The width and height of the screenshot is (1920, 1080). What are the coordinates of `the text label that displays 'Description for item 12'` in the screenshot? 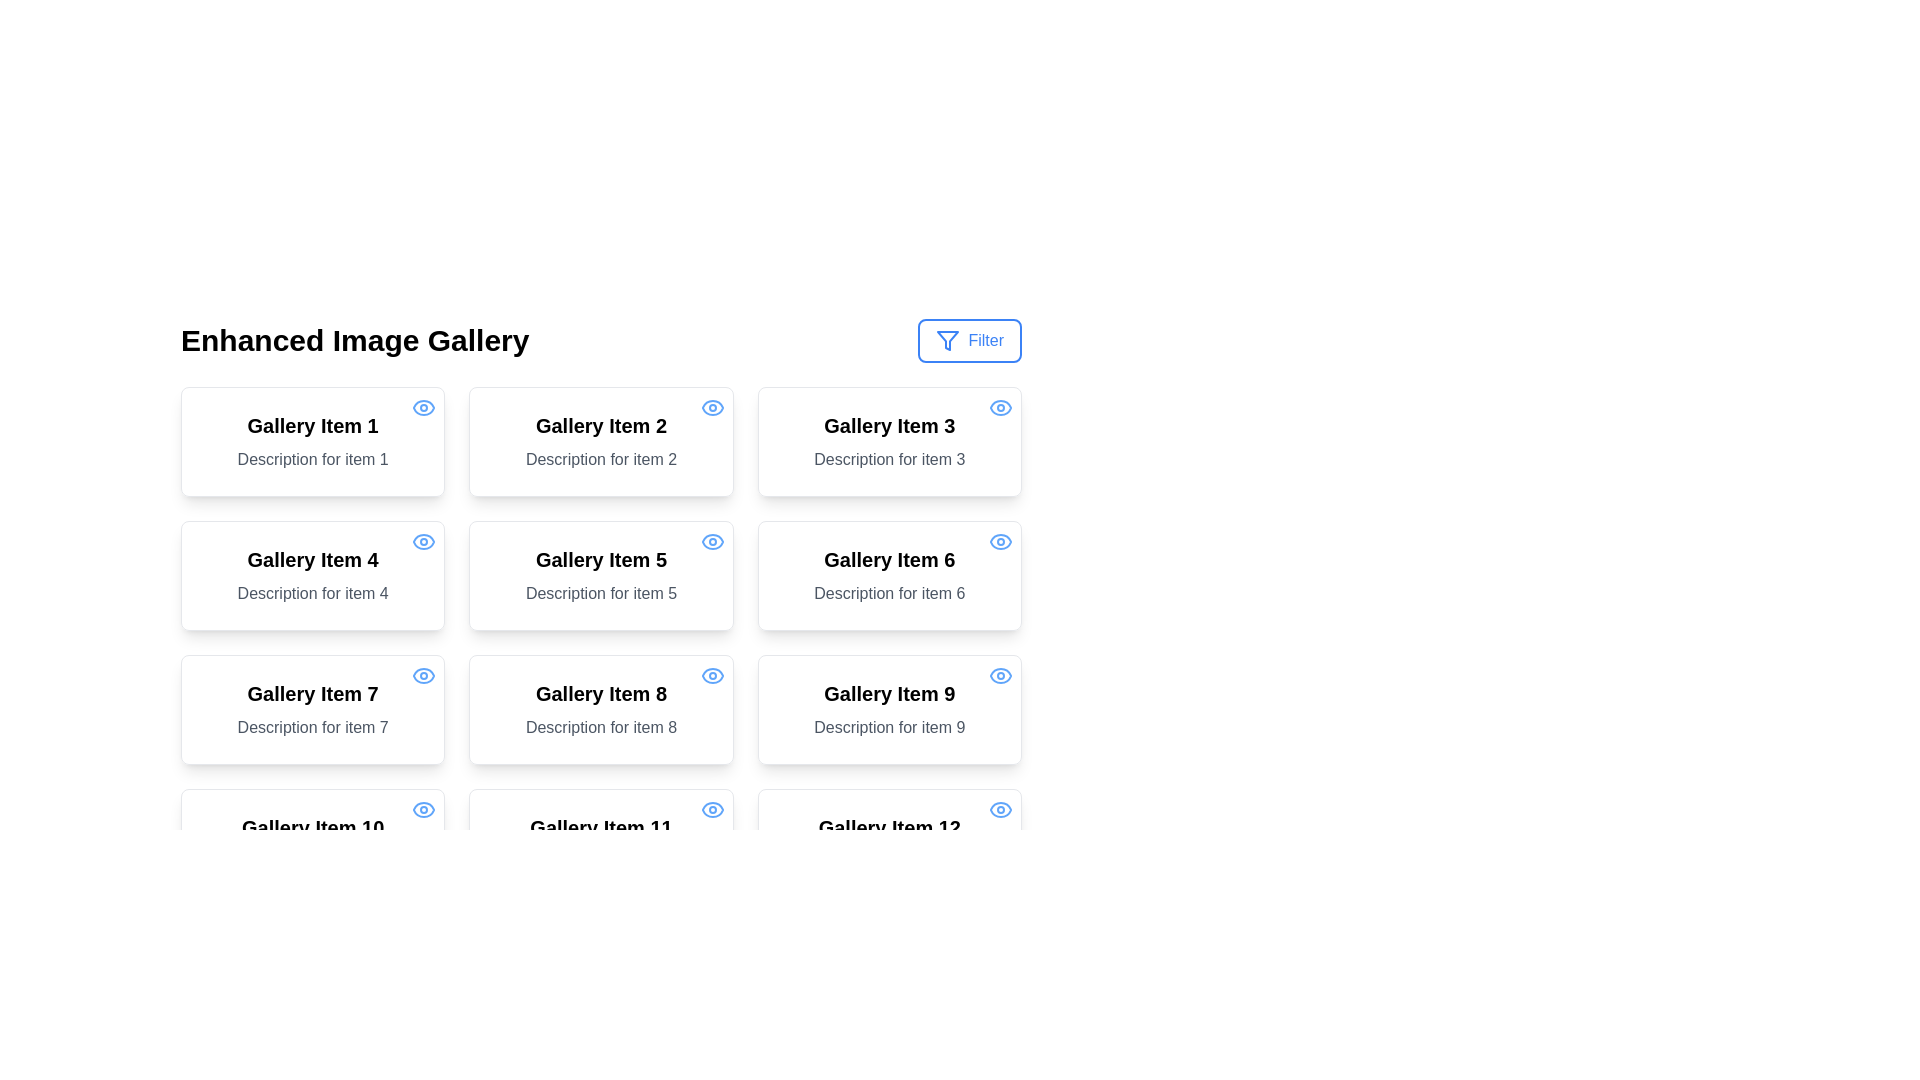 It's located at (888, 860).